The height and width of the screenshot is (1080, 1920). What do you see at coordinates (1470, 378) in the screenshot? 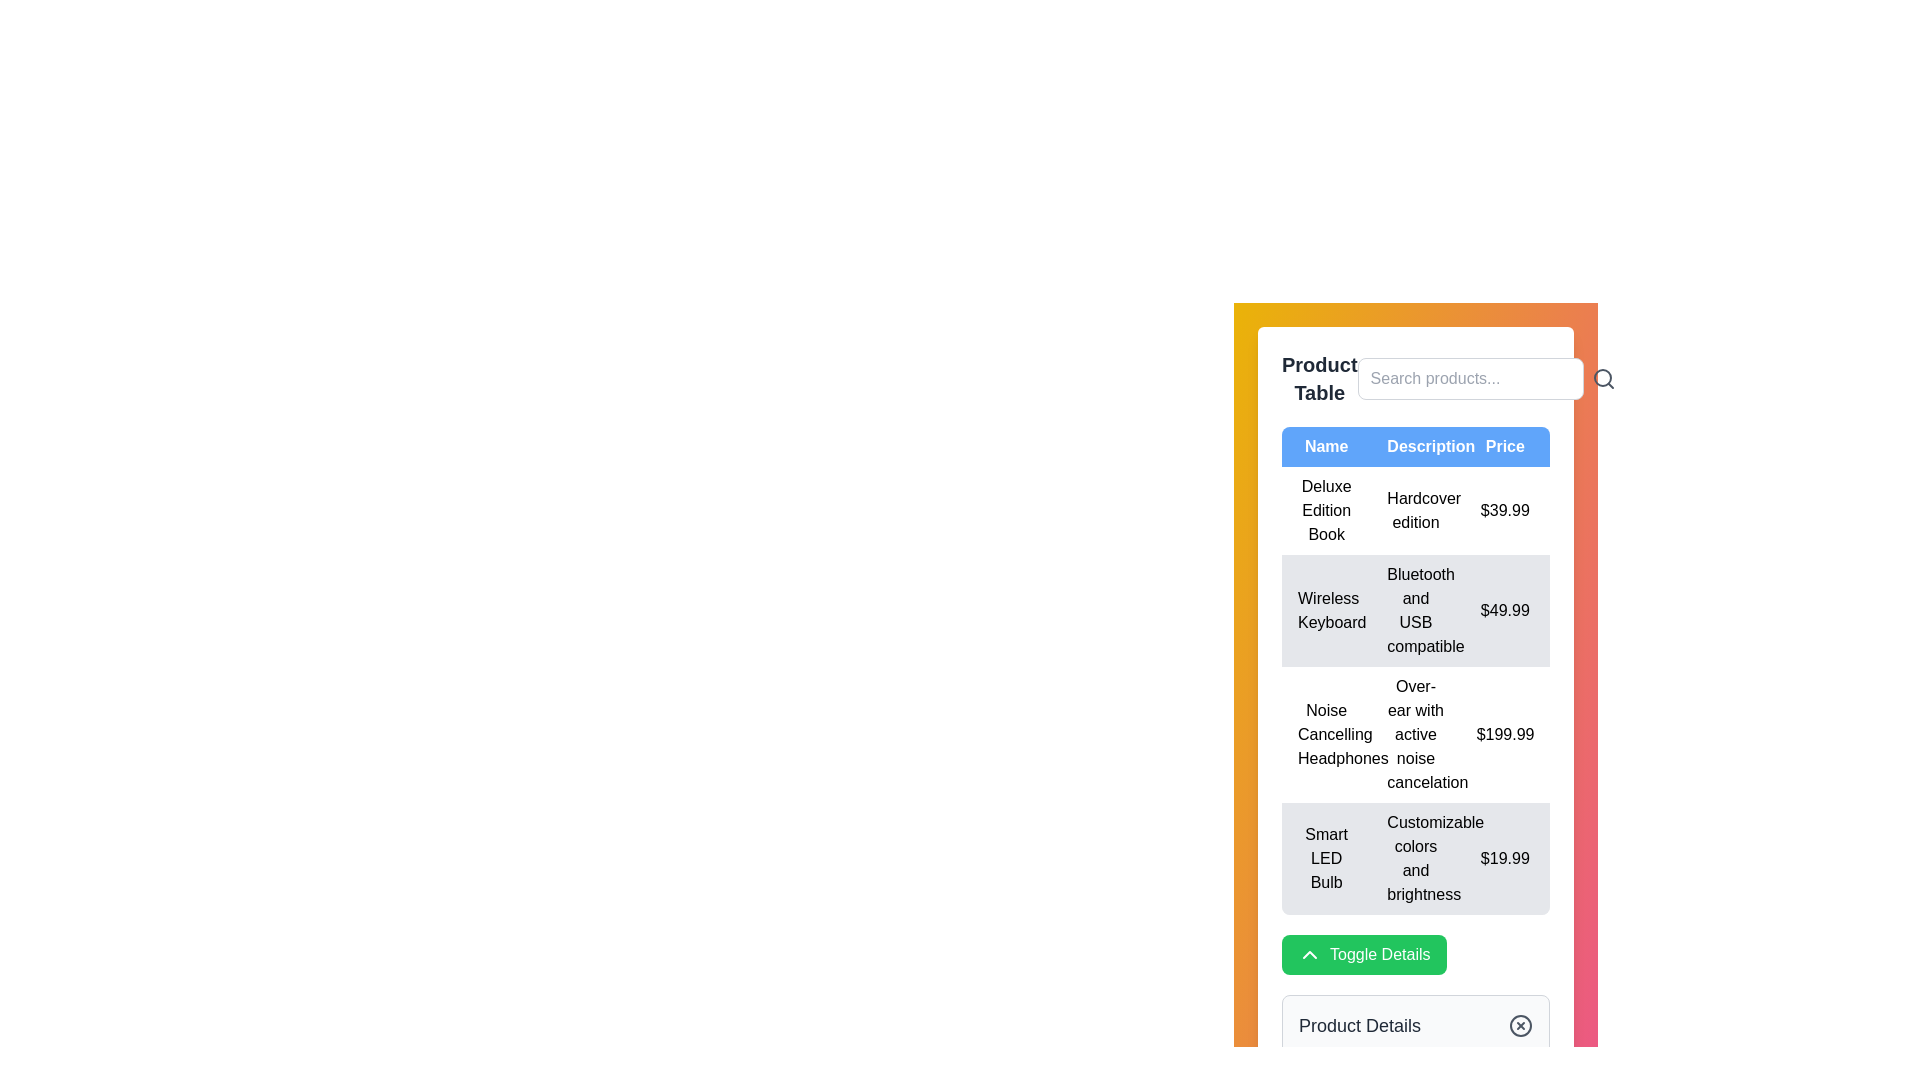
I see `the rectangular text input field with rounded corners that has a placeholder text saying 'Search products...' for interaction feedback` at bounding box center [1470, 378].